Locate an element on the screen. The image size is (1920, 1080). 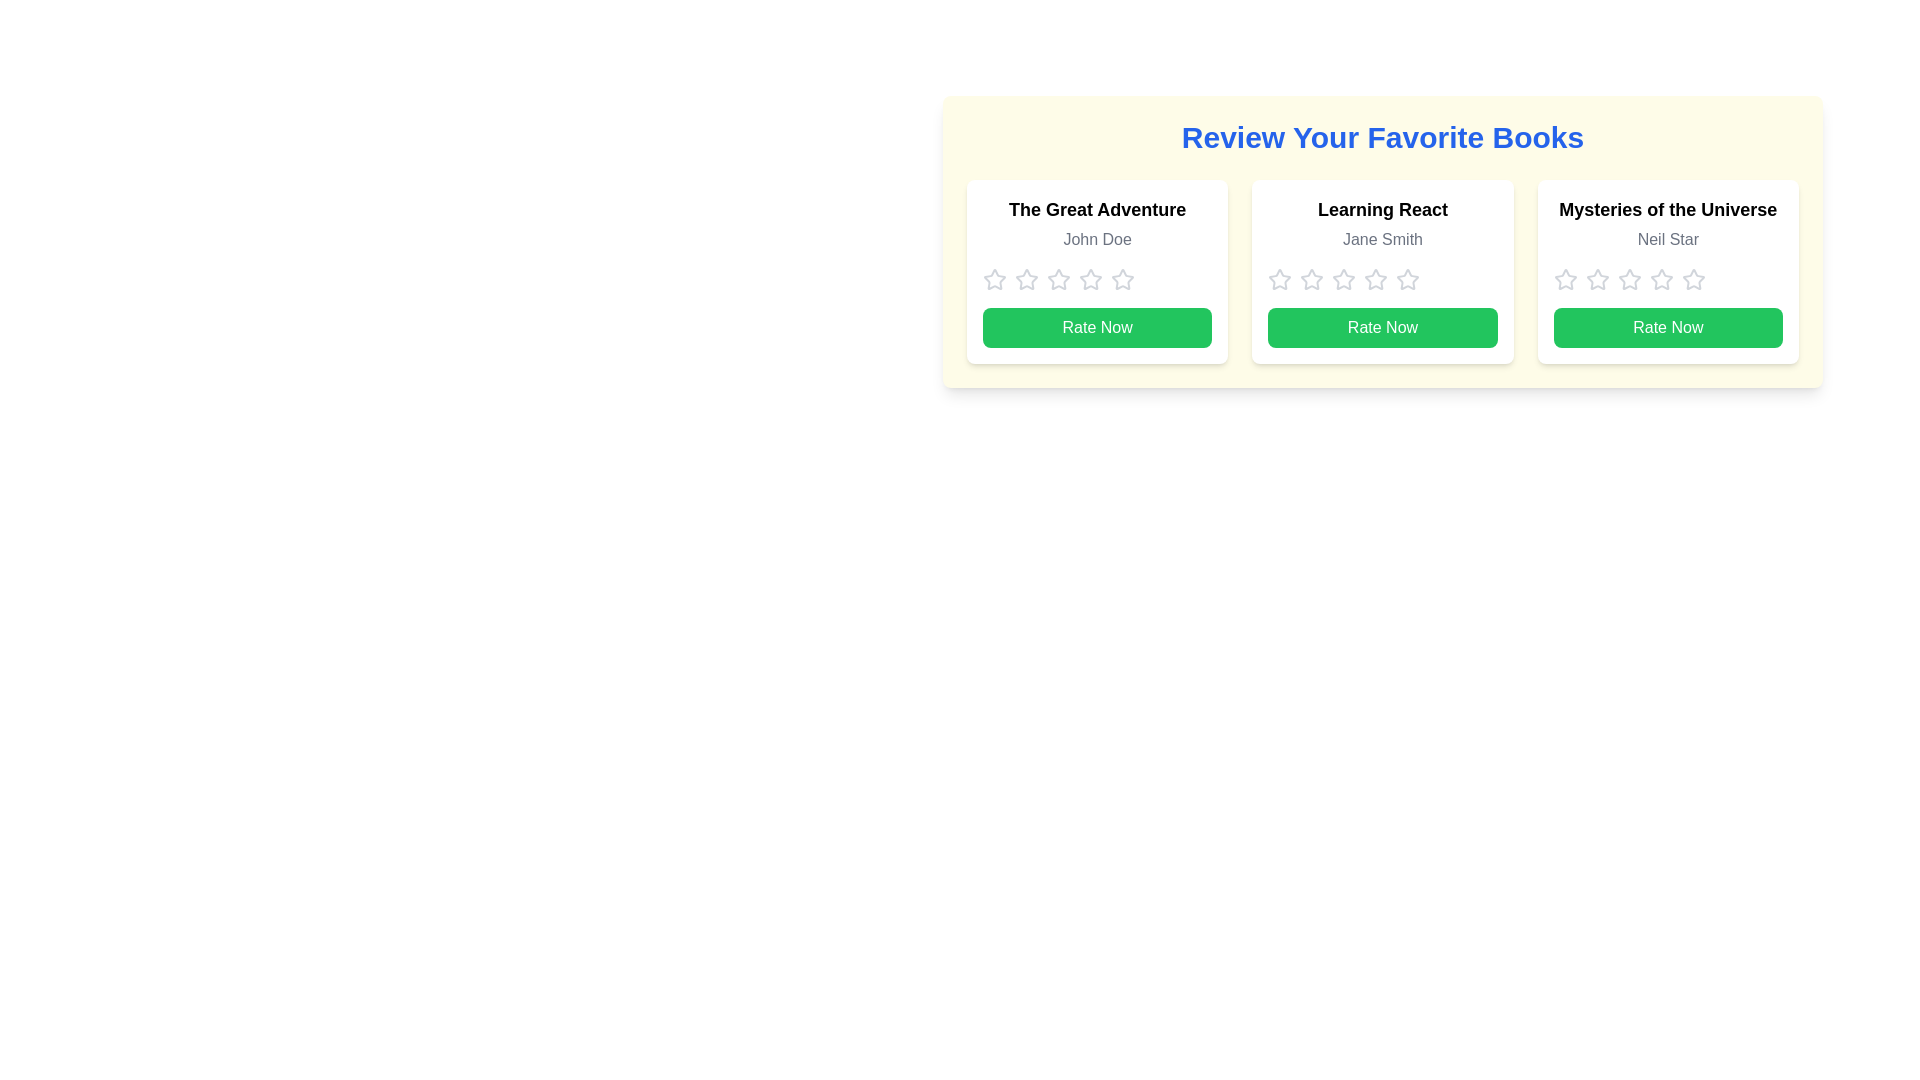
the first star icon in the rating row for the book 'Mysteries of the Universe' to rate it is located at coordinates (1564, 279).